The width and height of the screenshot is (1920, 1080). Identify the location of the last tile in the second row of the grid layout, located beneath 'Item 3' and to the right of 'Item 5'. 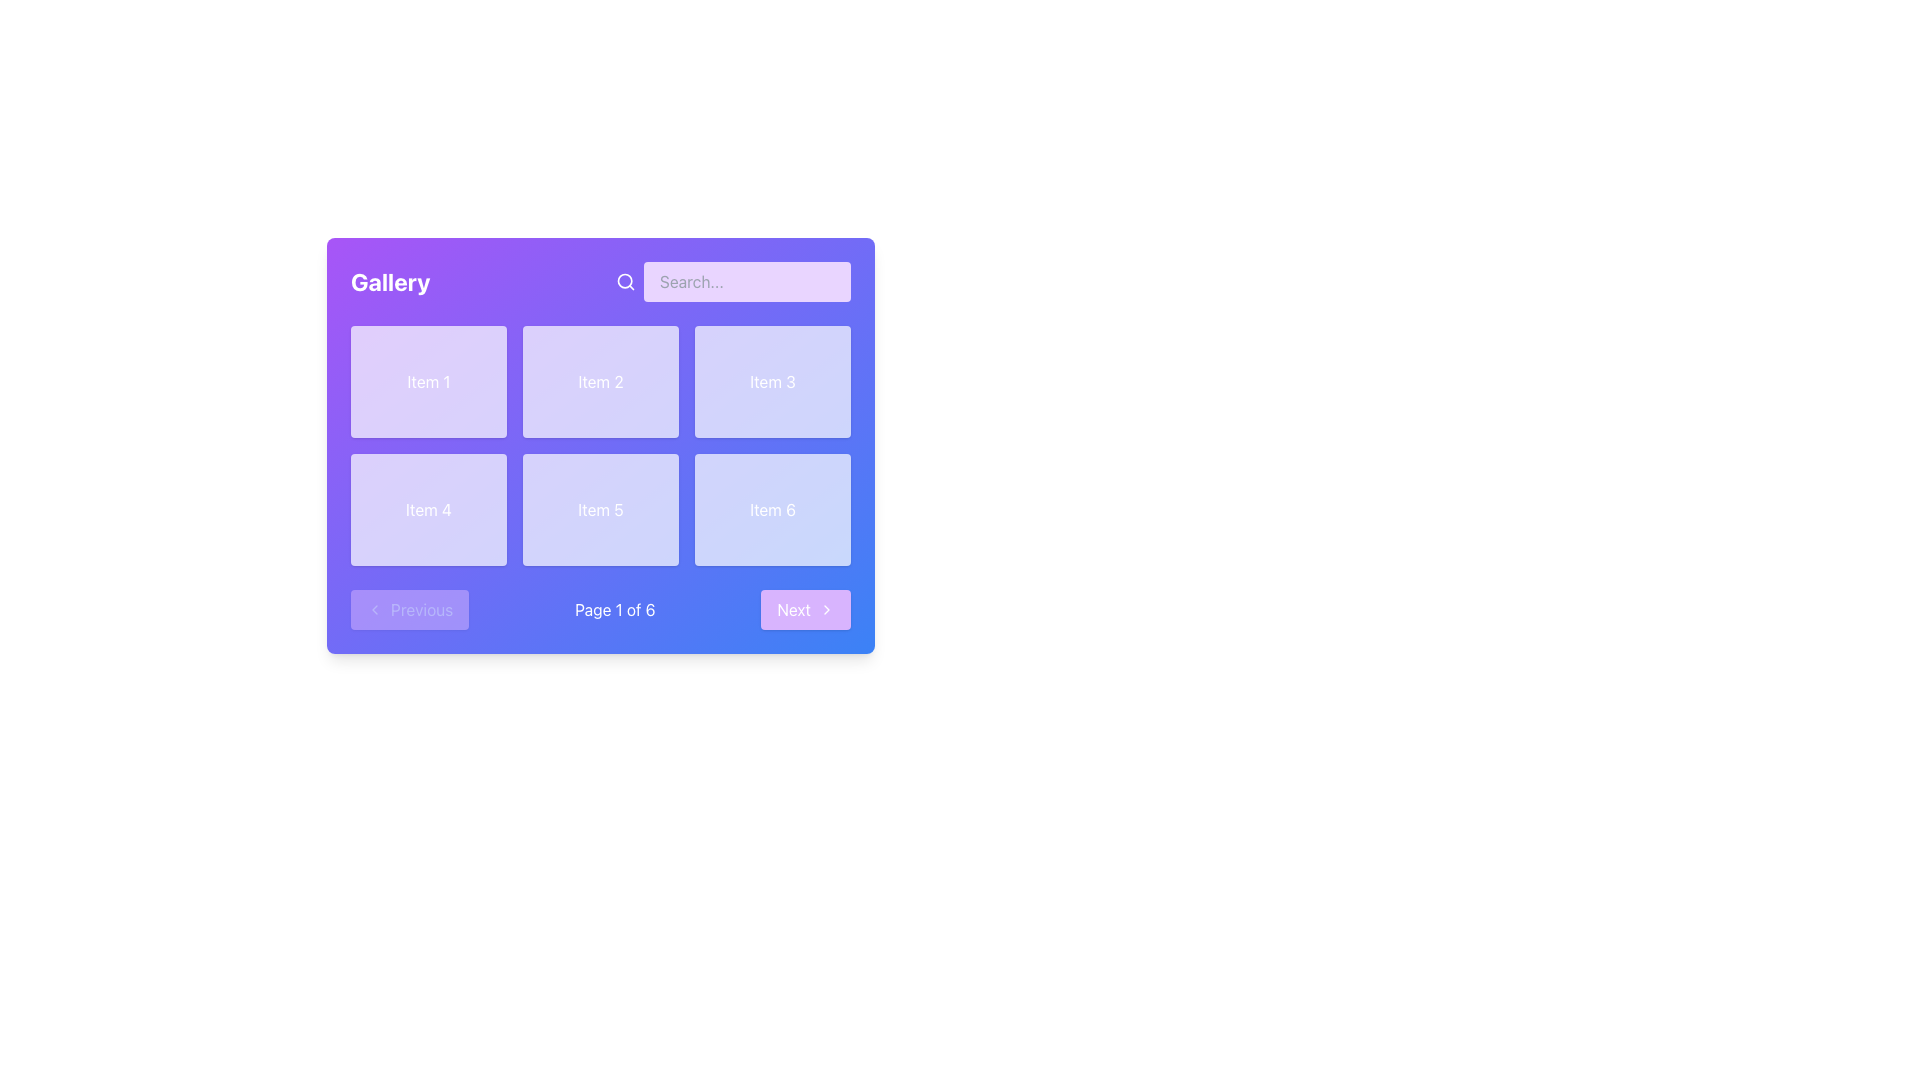
(771, 508).